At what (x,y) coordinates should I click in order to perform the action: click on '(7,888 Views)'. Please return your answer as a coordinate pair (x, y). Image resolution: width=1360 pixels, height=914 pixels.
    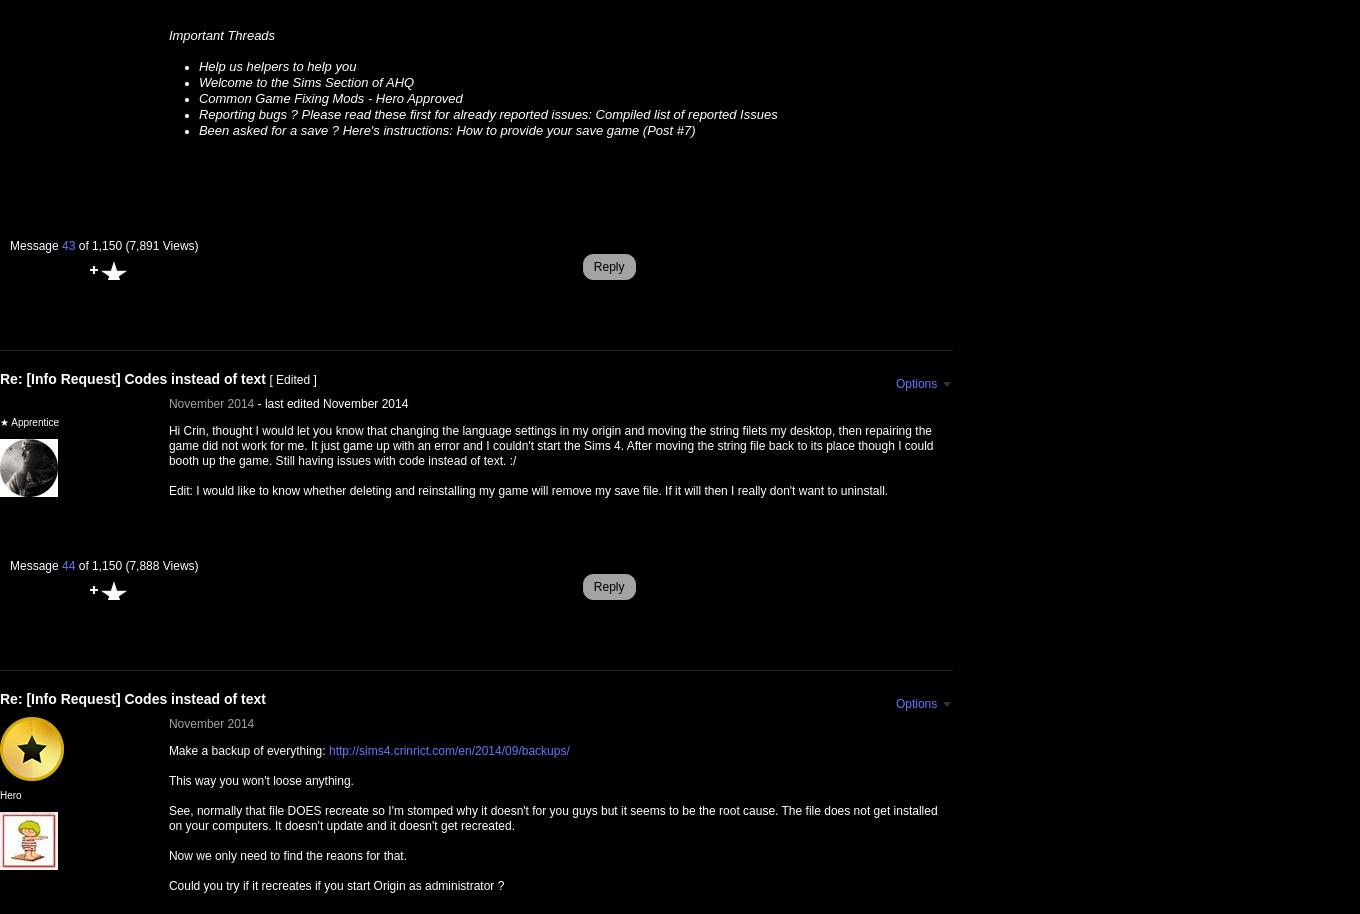
    Looking at the image, I should click on (124, 566).